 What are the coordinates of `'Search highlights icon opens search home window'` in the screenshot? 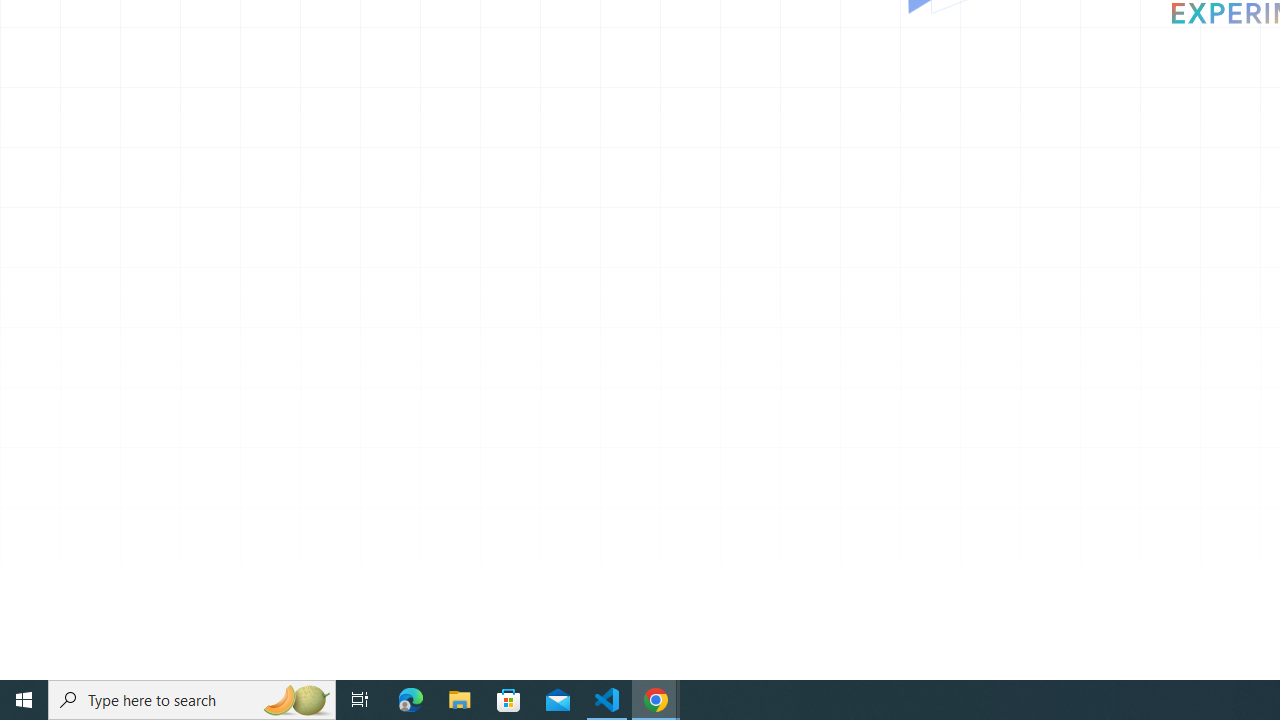 It's located at (294, 698).